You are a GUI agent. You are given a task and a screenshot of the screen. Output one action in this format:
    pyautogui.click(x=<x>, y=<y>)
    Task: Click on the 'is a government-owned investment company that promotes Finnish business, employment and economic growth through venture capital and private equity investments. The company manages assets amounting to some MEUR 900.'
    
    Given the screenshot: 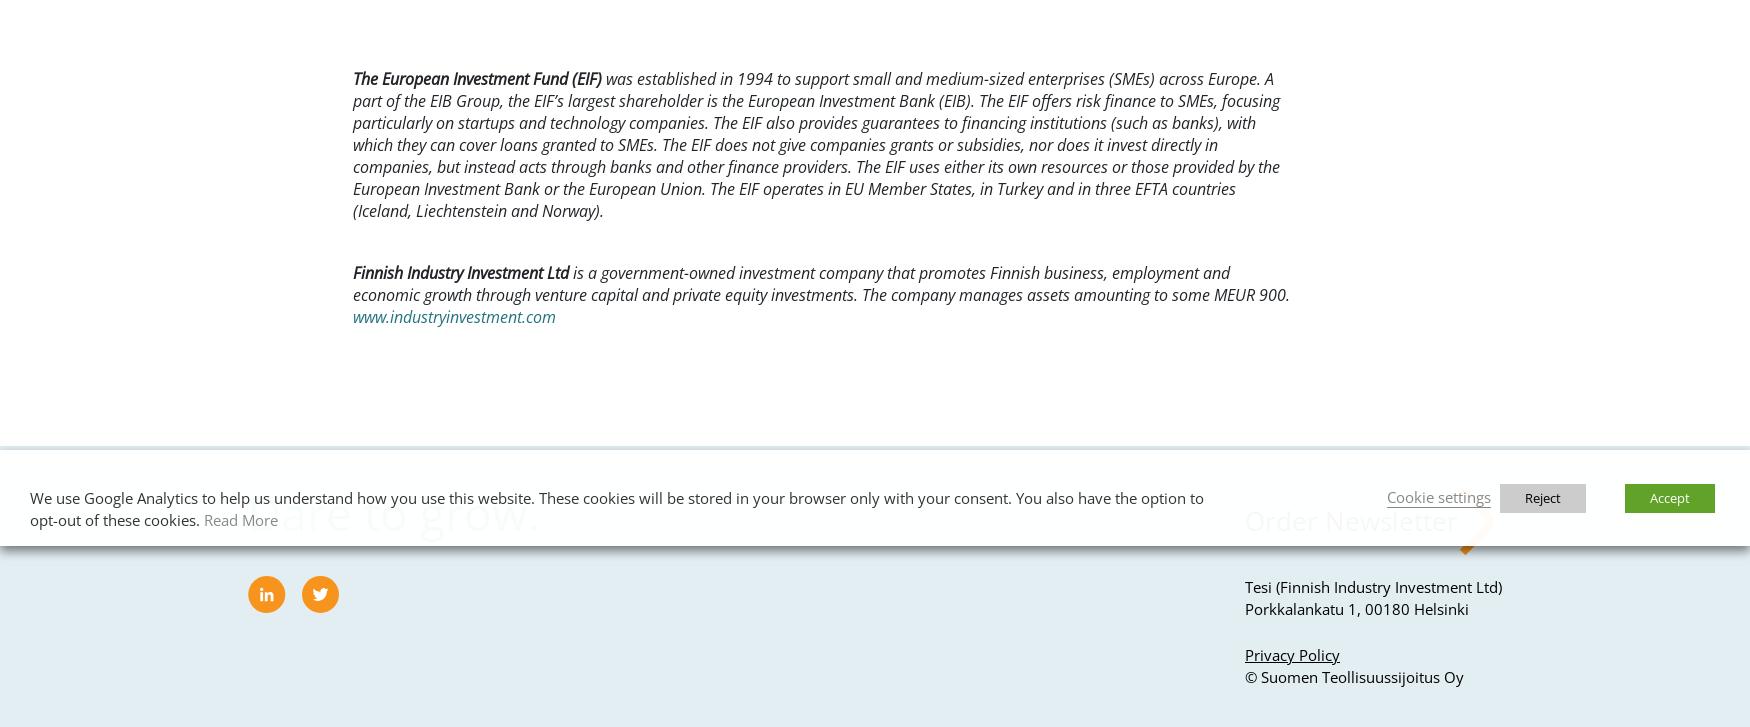 What is the action you would take?
    pyautogui.click(x=820, y=283)
    